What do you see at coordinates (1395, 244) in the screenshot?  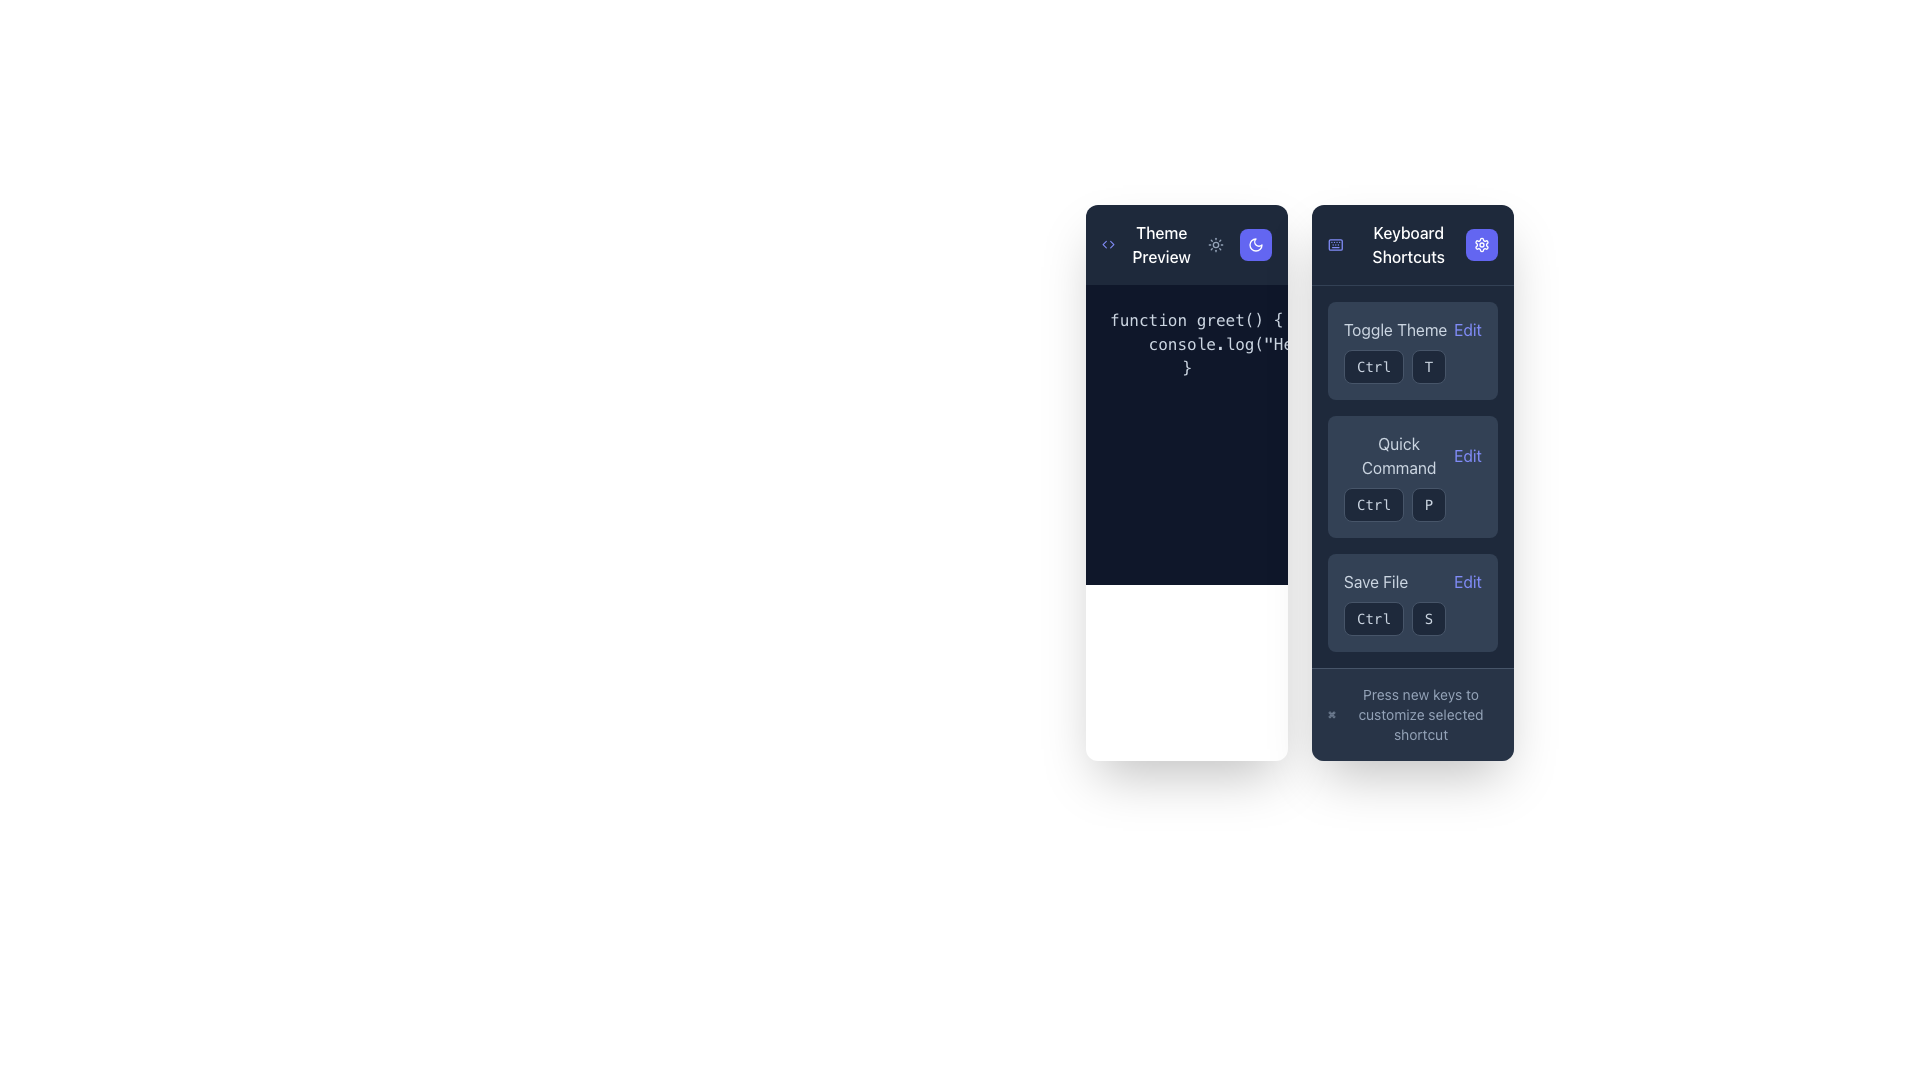 I see `the Label with Icon that features a keyboard icon and the text 'Keyboard Shortcuts' on a dark blue background, located at the top of the right-side panel` at bounding box center [1395, 244].